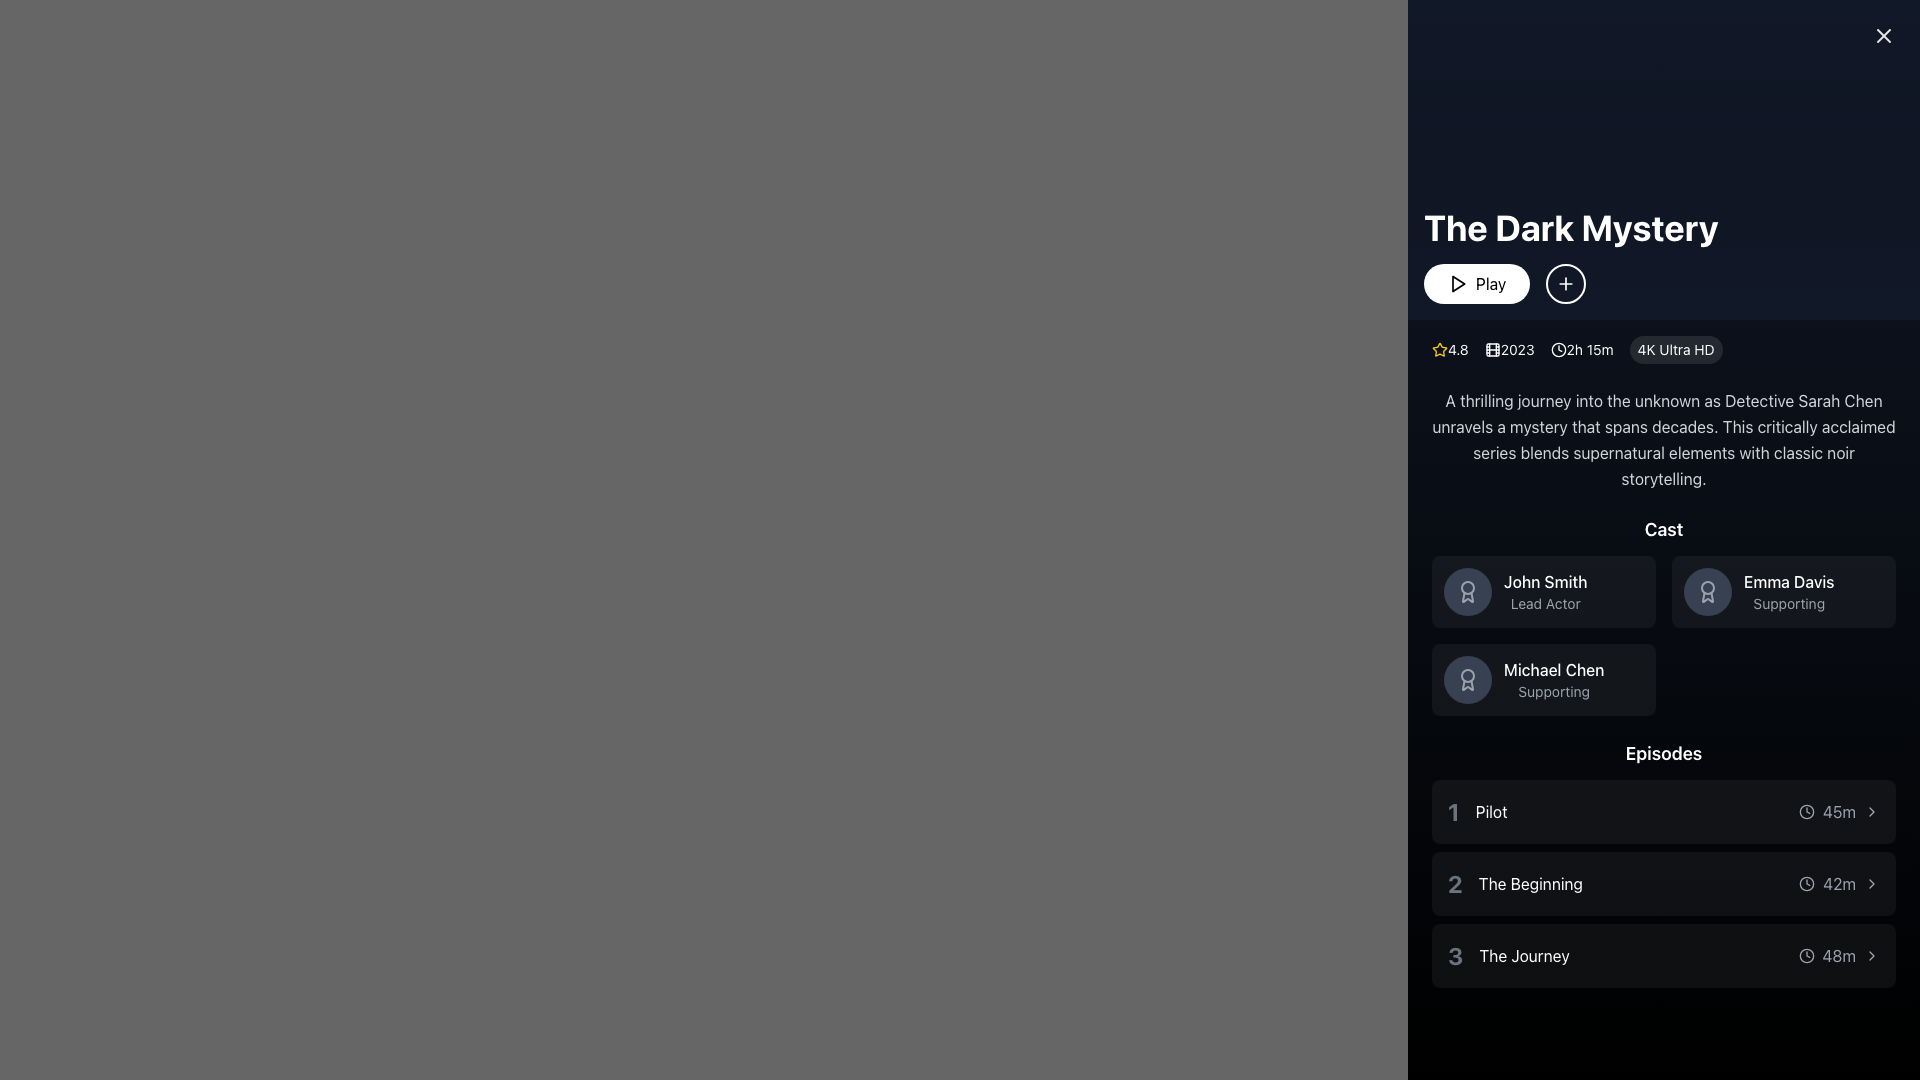 The height and width of the screenshot is (1080, 1920). I want to click on text label displaying the duration of the episode located to the right of 'The Beginning' episode title and following the clock icon, so click(1839, 882).